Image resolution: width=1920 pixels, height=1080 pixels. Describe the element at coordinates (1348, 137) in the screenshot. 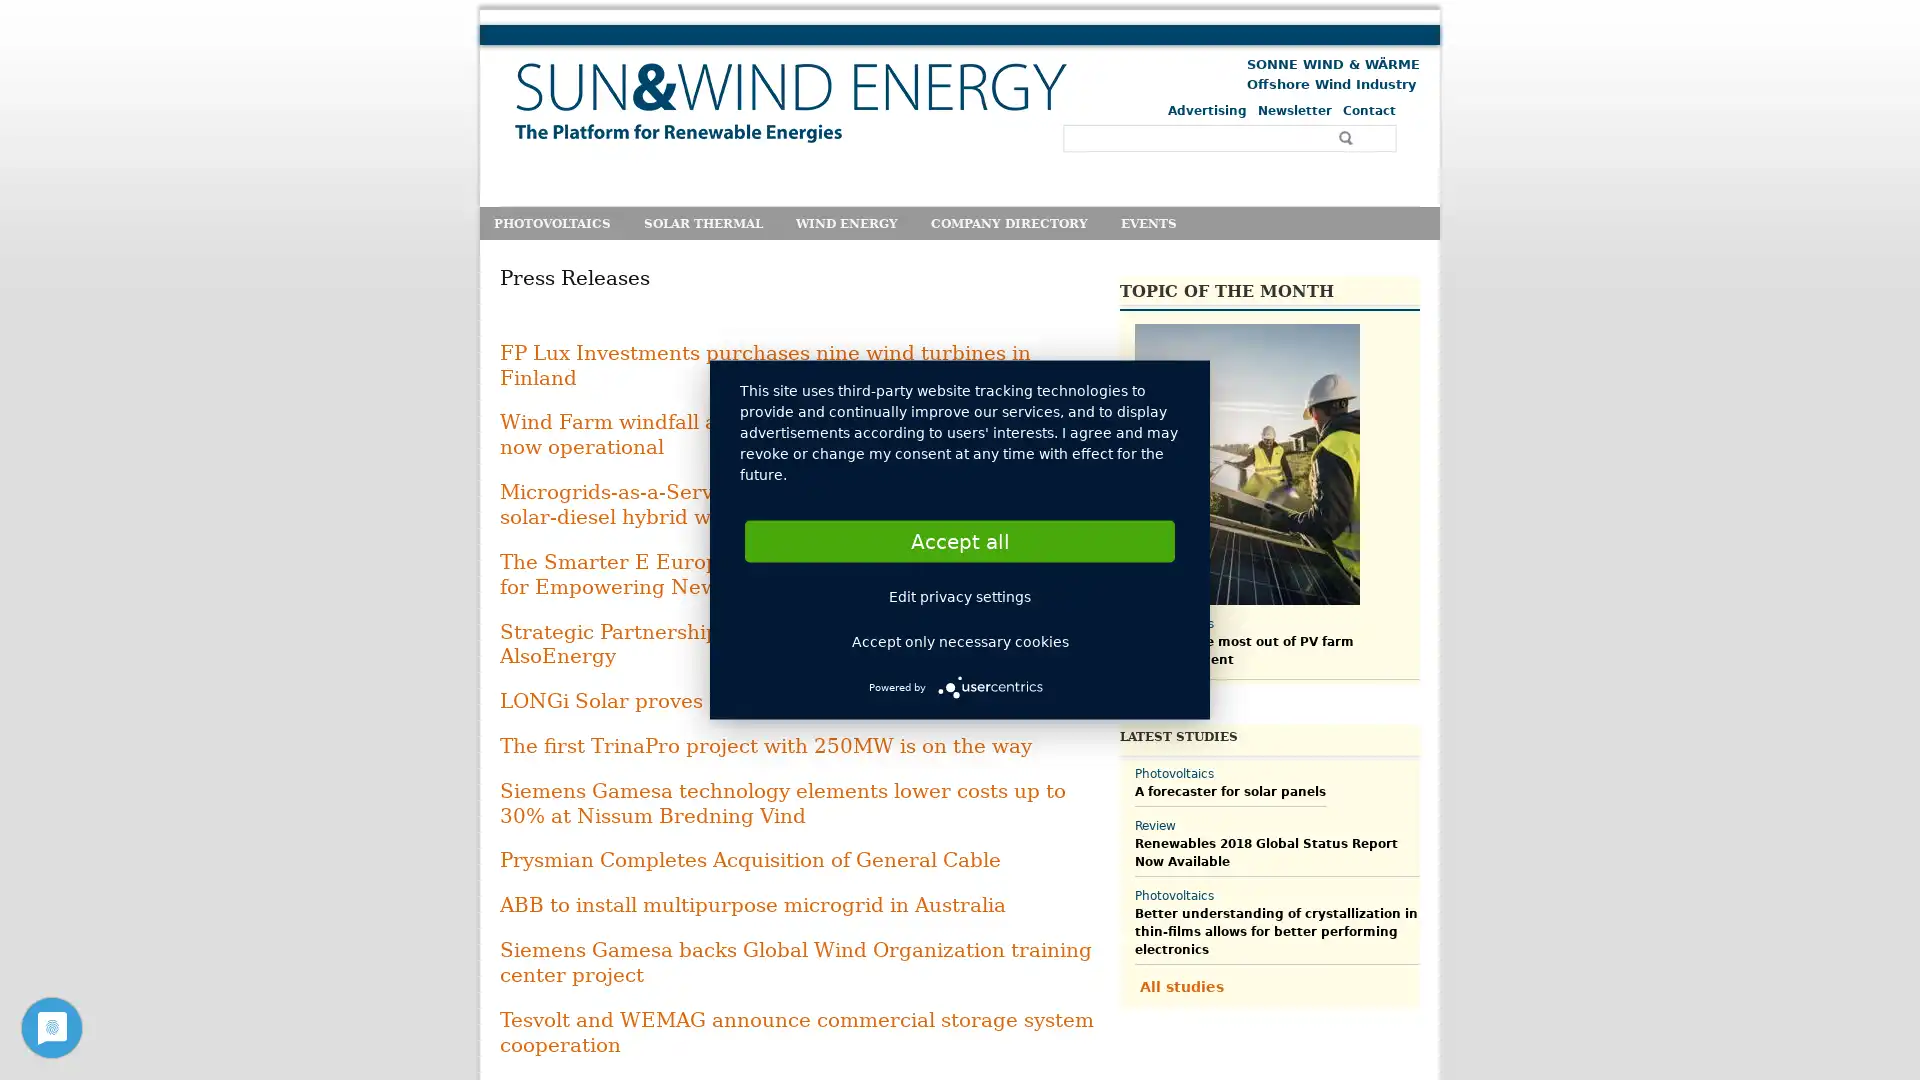

I see `Search` at that location.